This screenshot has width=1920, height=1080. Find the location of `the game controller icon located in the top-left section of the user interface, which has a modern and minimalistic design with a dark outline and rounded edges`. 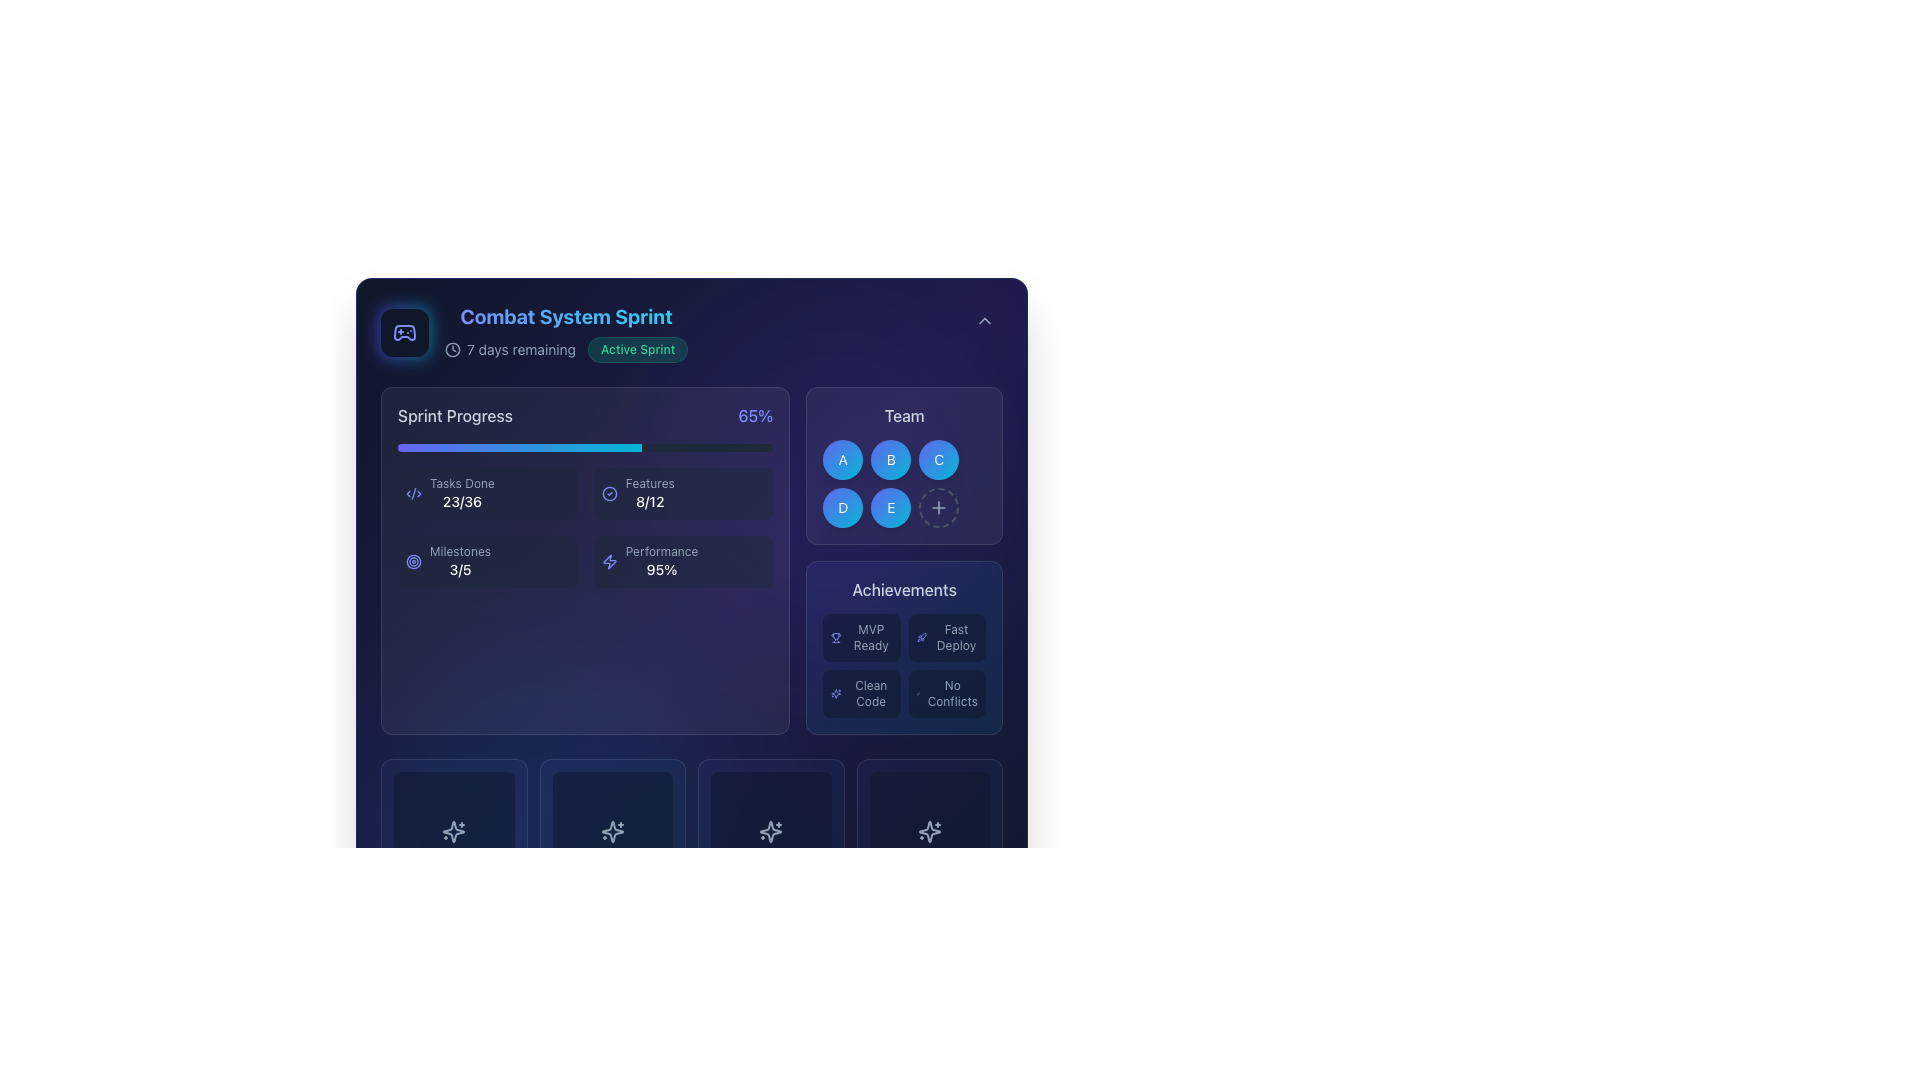

the game controller icon located in the top-left section of the user interface, which has a modern and minimalistic design with a dark outline and rounded edges is located at coordinates (403, 331).